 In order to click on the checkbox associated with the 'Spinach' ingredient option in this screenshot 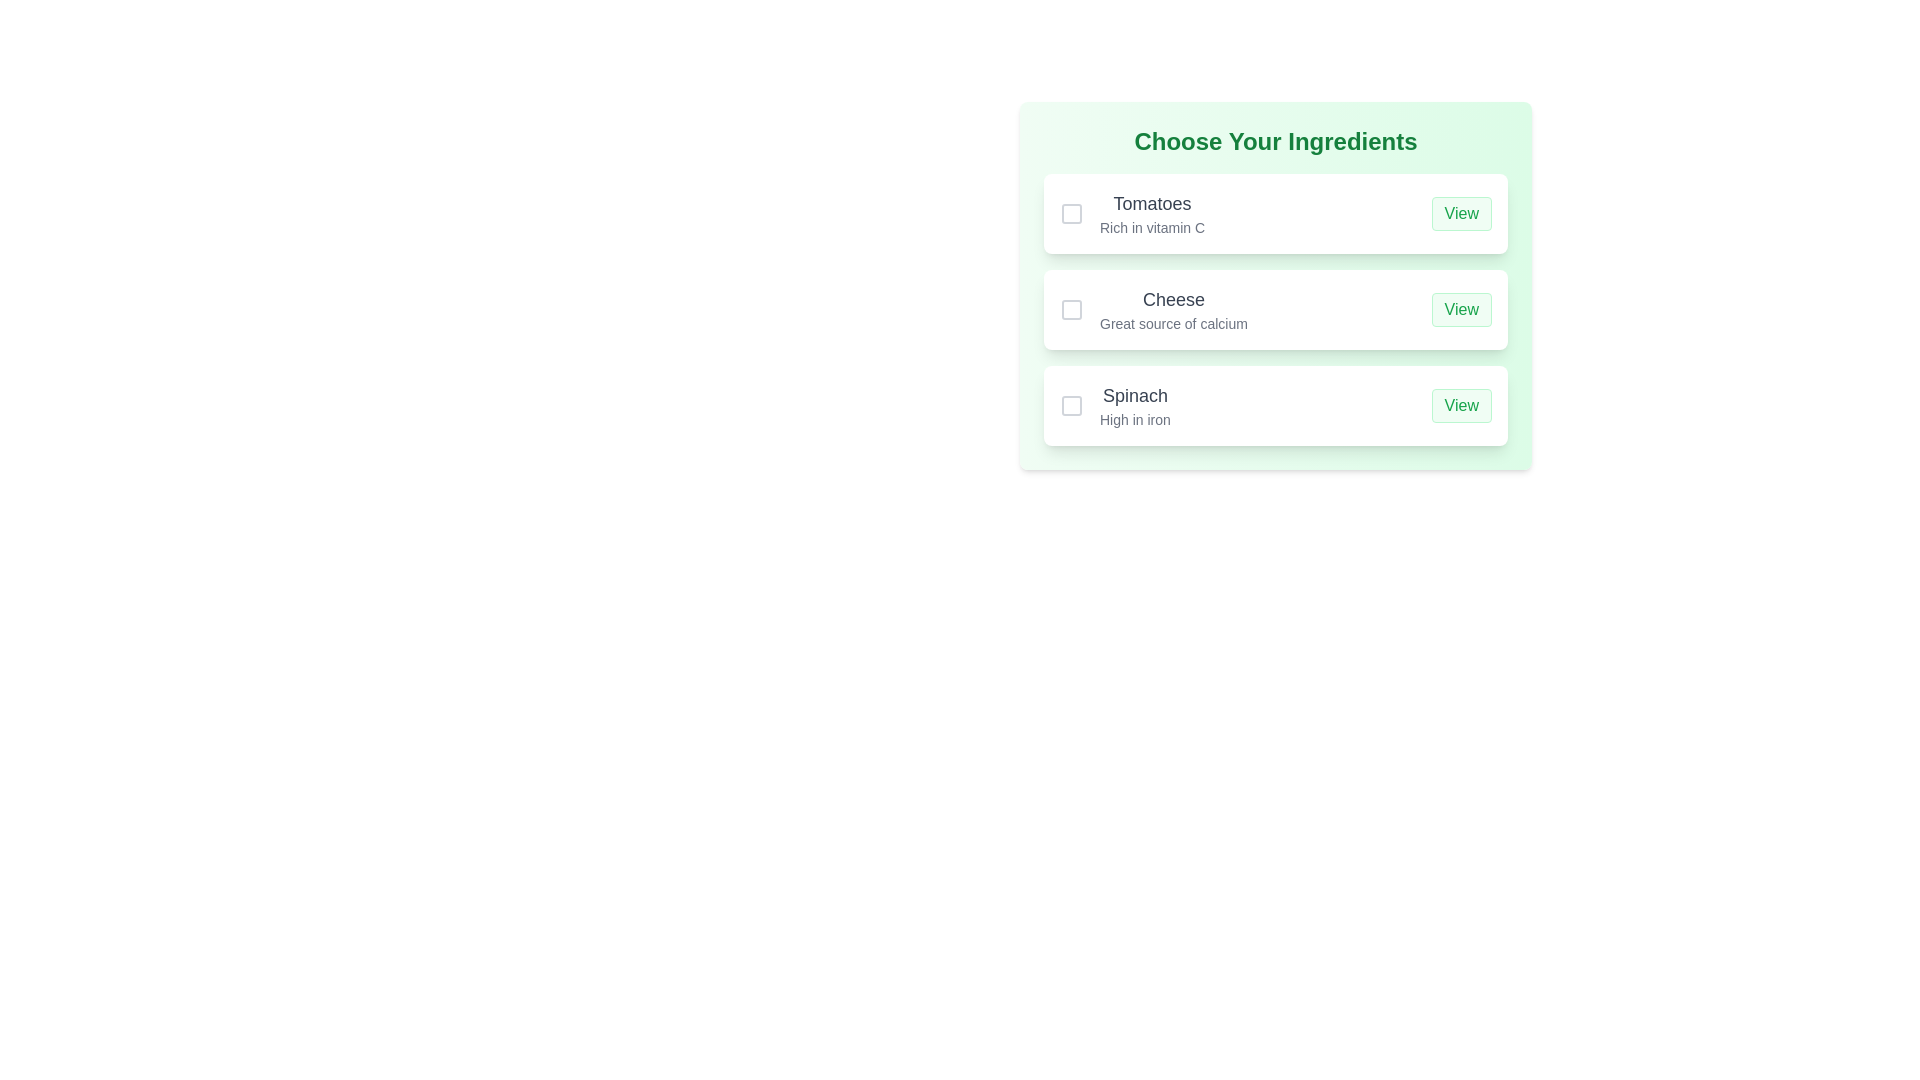, I will do `click(1070, 405)`.